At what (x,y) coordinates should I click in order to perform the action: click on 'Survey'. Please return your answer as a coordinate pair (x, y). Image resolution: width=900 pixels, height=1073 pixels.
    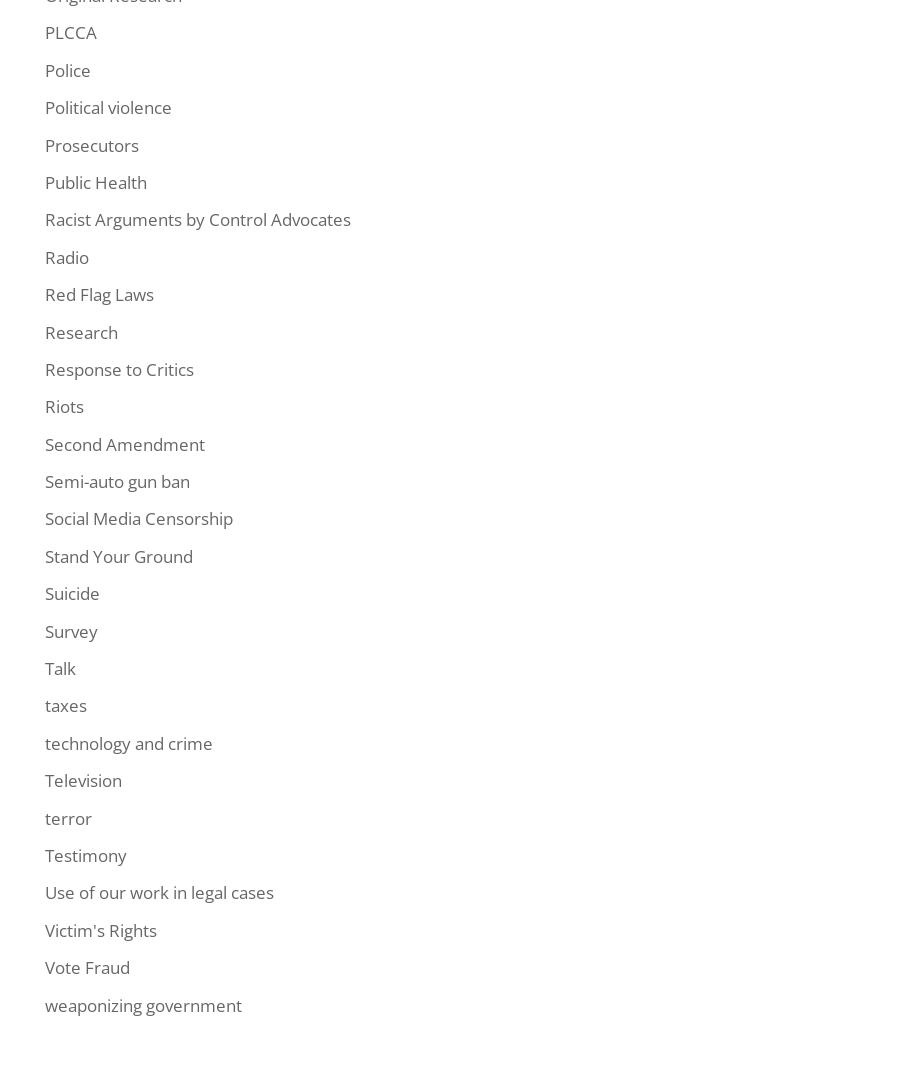
    Looking at the image, I should click on (70, 629).